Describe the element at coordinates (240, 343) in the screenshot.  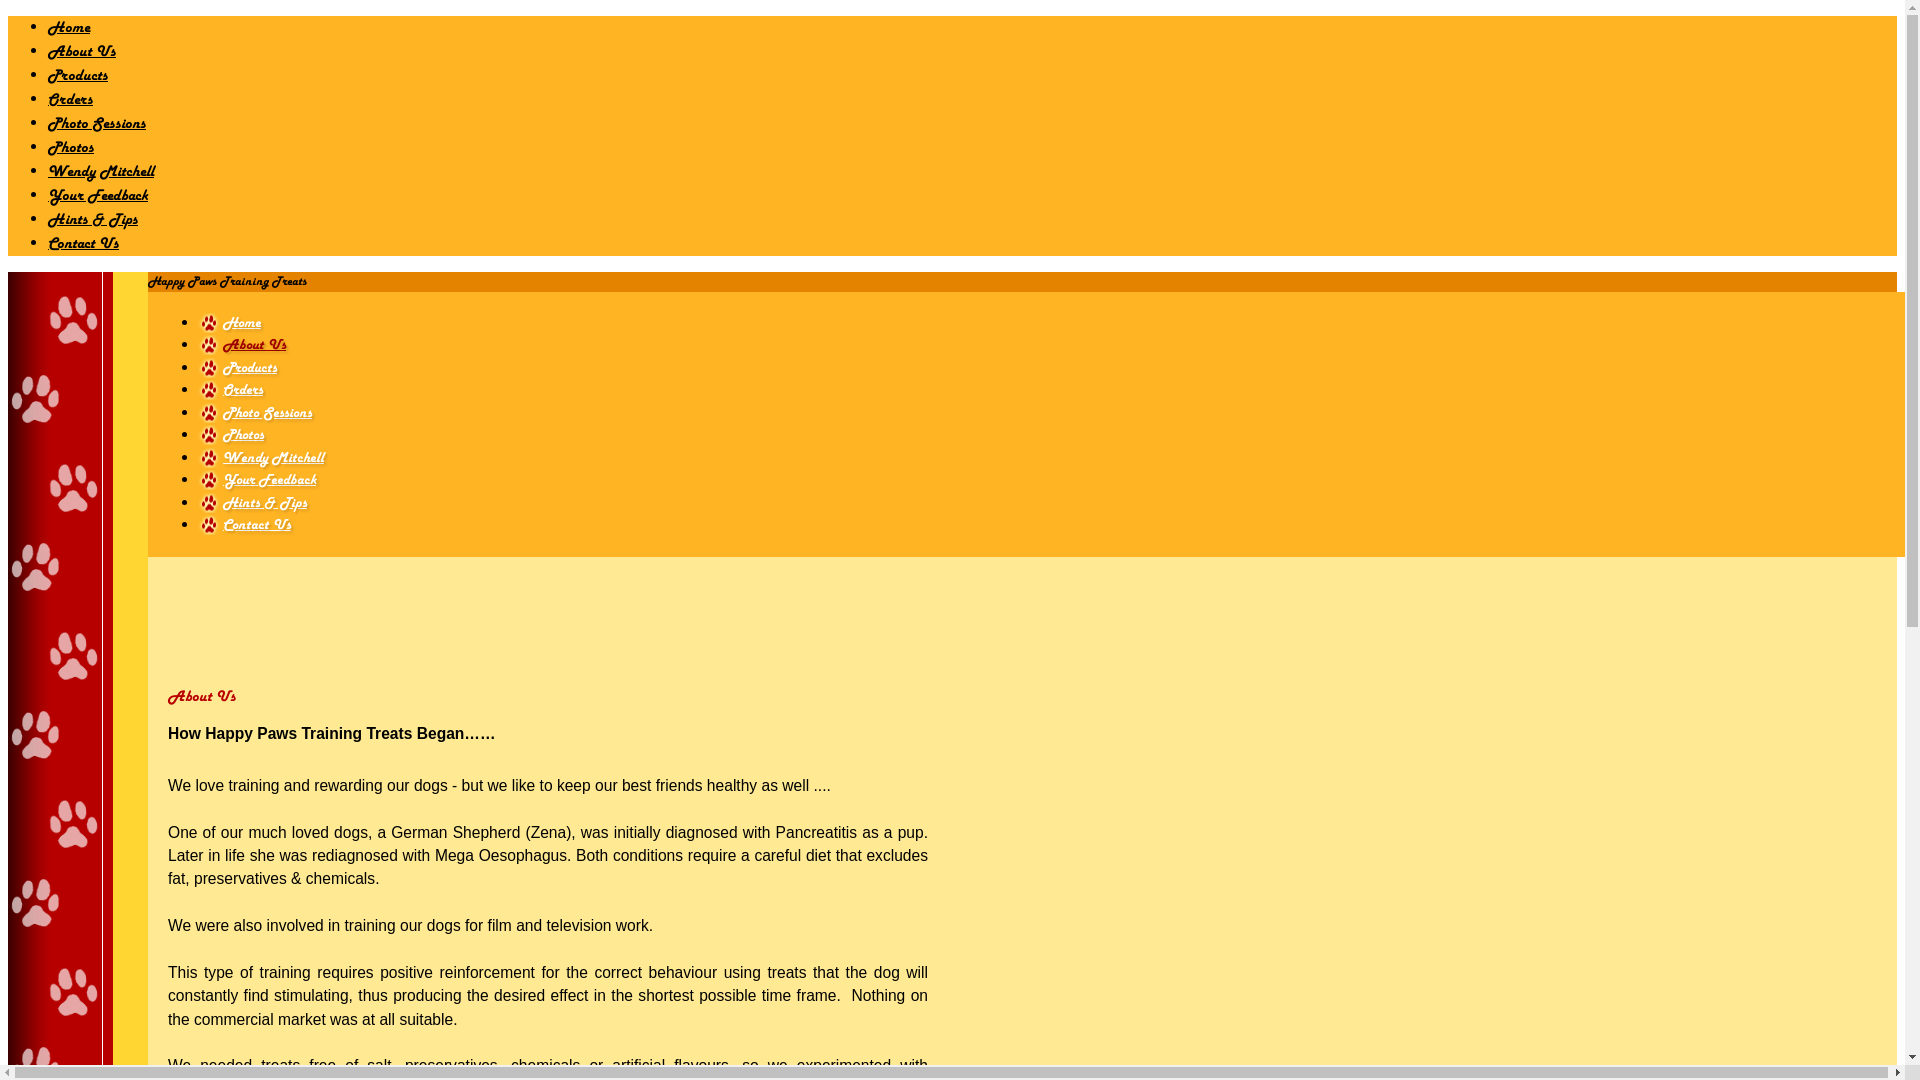
I see `'About Us'` at that location.